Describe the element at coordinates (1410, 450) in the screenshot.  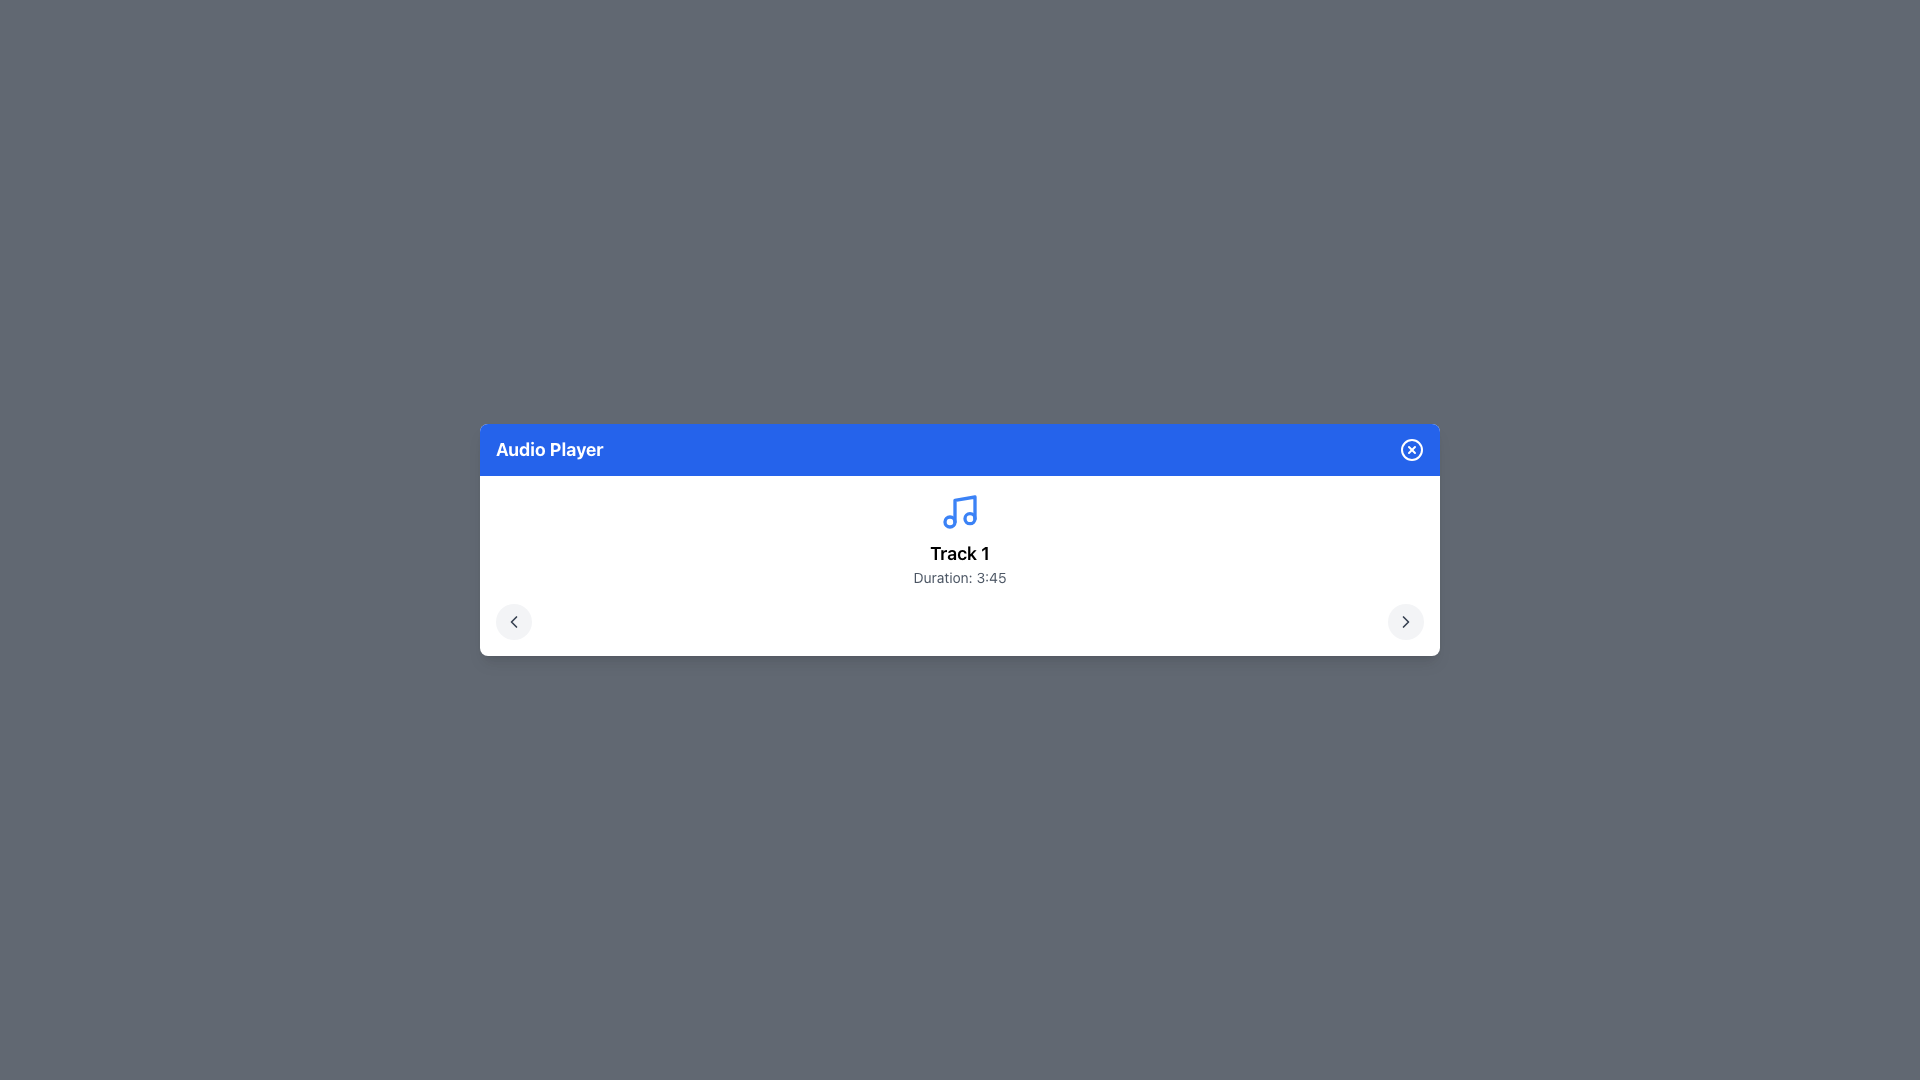
I see `the decorative circle that forms the outer circular border of the close button icon located in the top-right corner of the blue header bar of the audio player interface` at that location.